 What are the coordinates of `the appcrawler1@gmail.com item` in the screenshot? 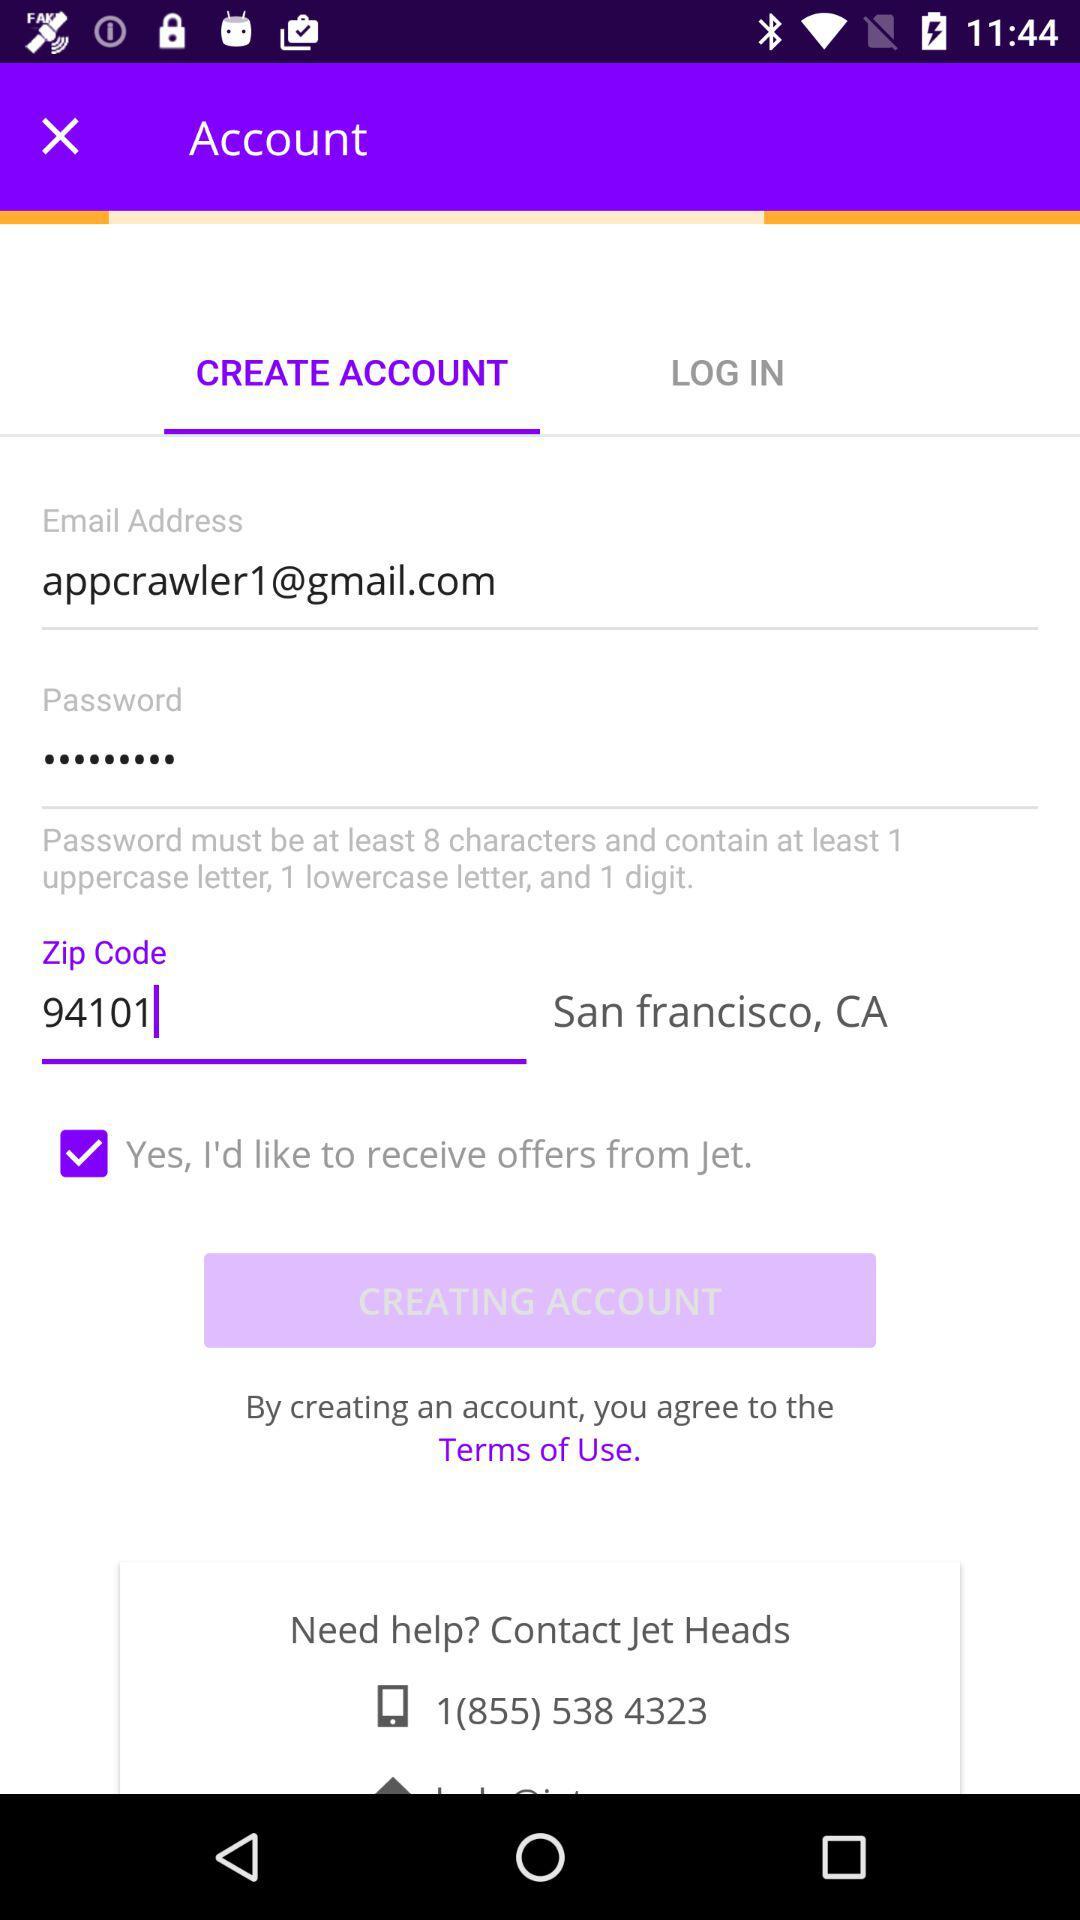 It's located at (540, 573).